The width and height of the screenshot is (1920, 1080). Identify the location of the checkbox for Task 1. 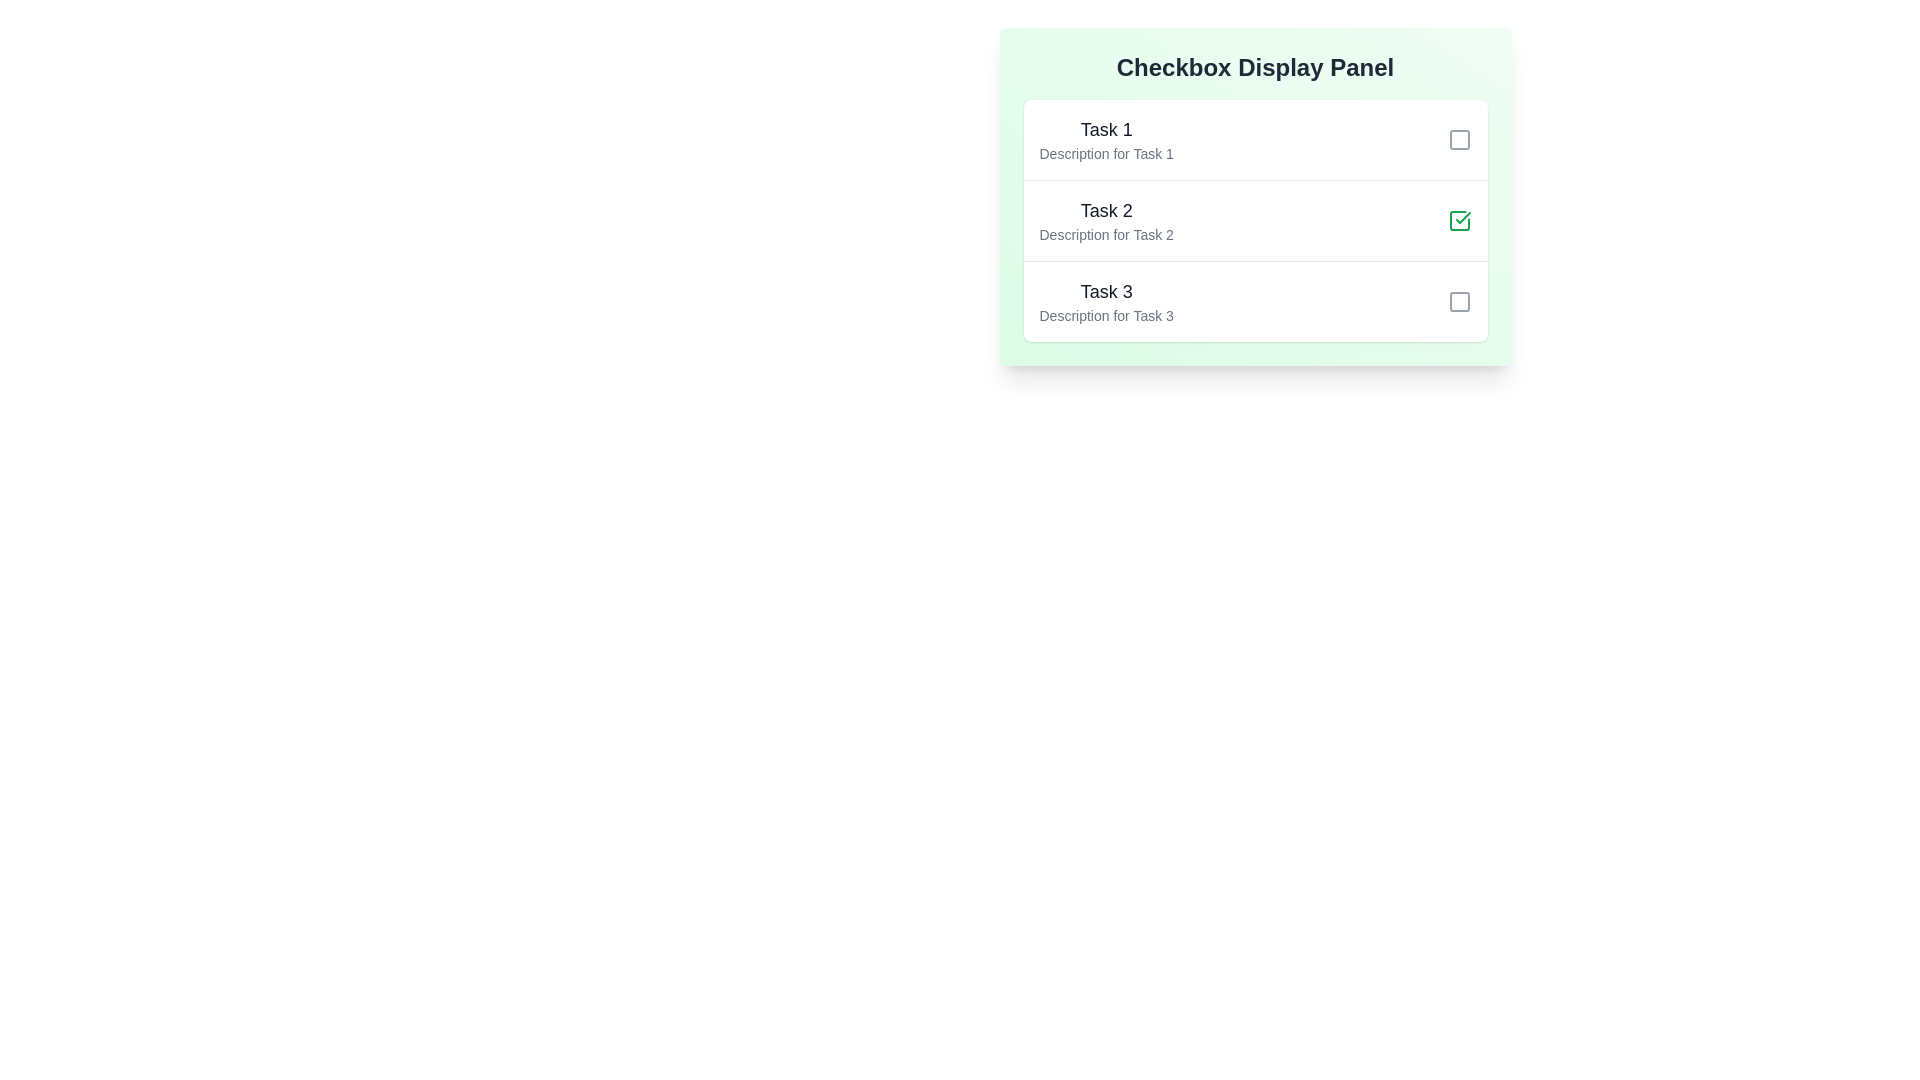
(1459, 138).